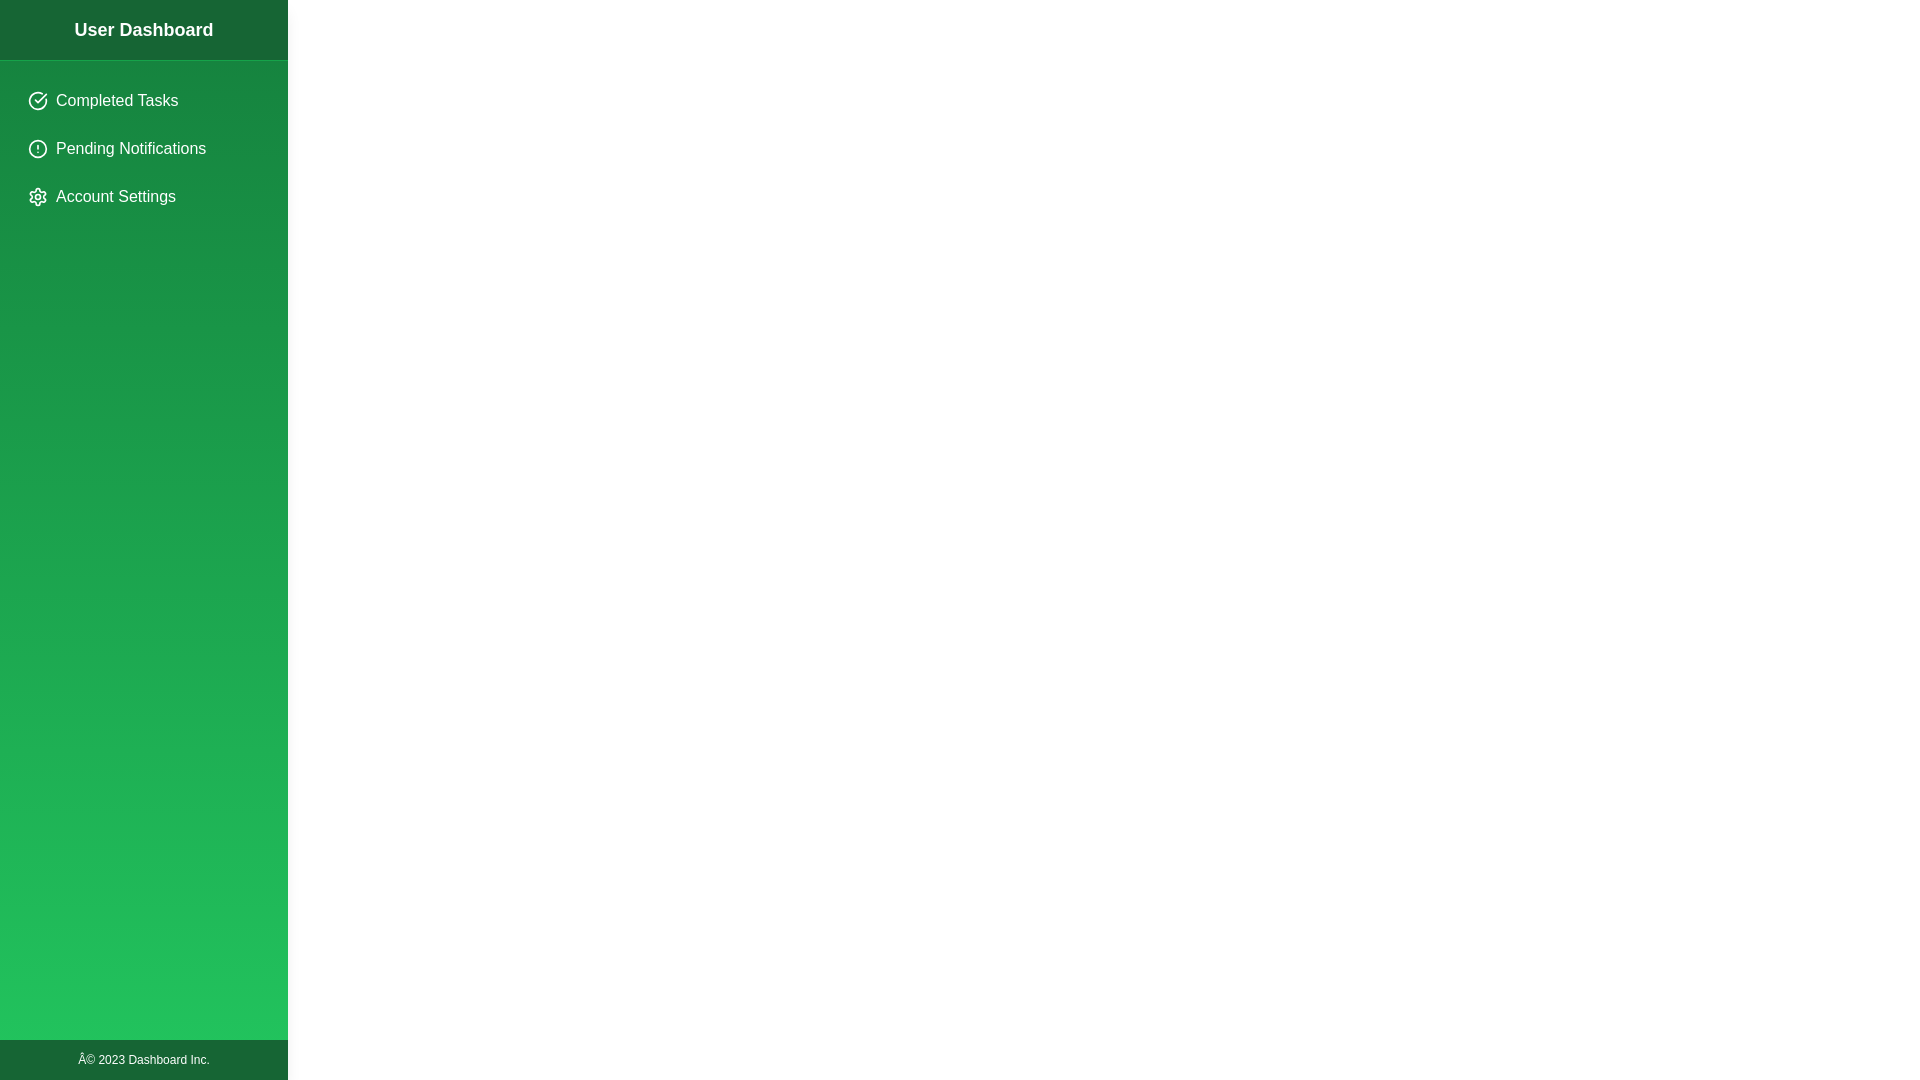 The height and width of the screenshot is (1080, 1920). I want to click on the menu item Account Settings, so click(143, 196).